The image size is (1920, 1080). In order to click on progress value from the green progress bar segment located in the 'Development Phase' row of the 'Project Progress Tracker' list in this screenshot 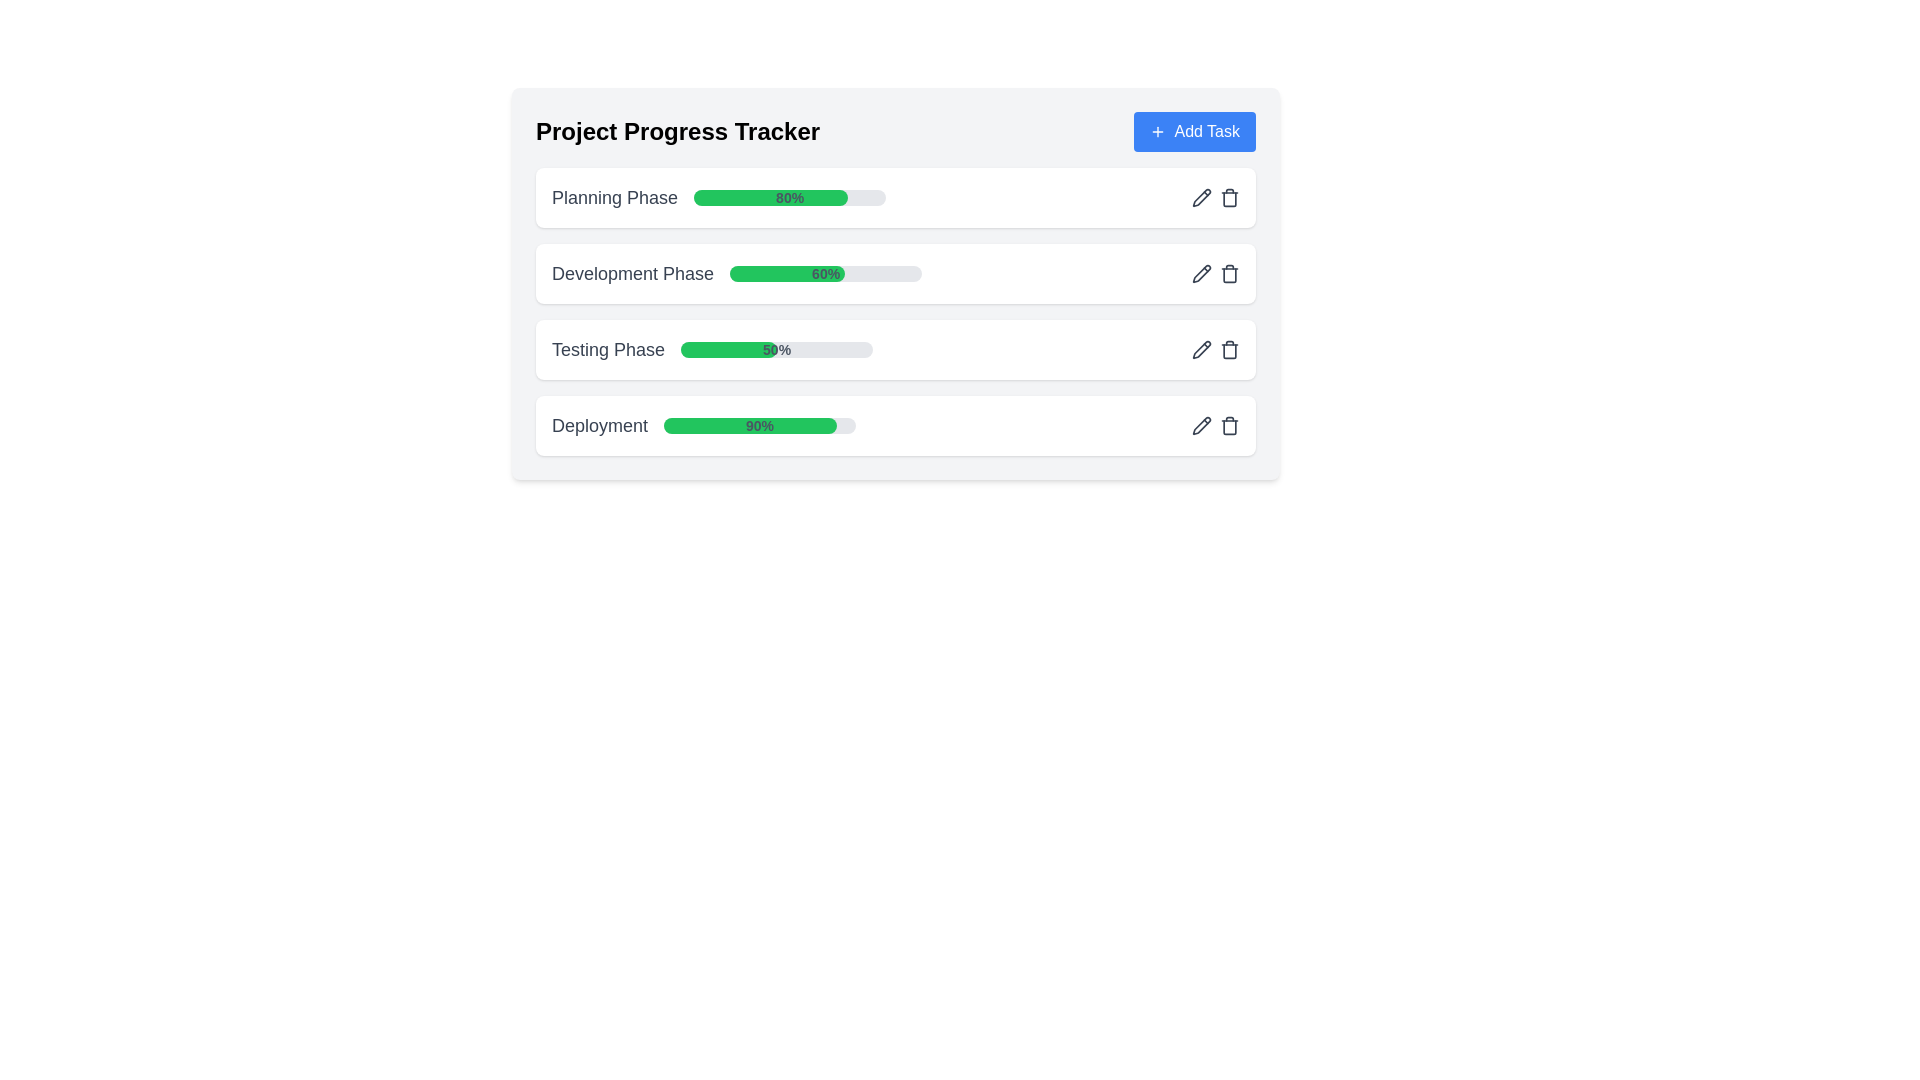, I will do `click(786, 273)`.